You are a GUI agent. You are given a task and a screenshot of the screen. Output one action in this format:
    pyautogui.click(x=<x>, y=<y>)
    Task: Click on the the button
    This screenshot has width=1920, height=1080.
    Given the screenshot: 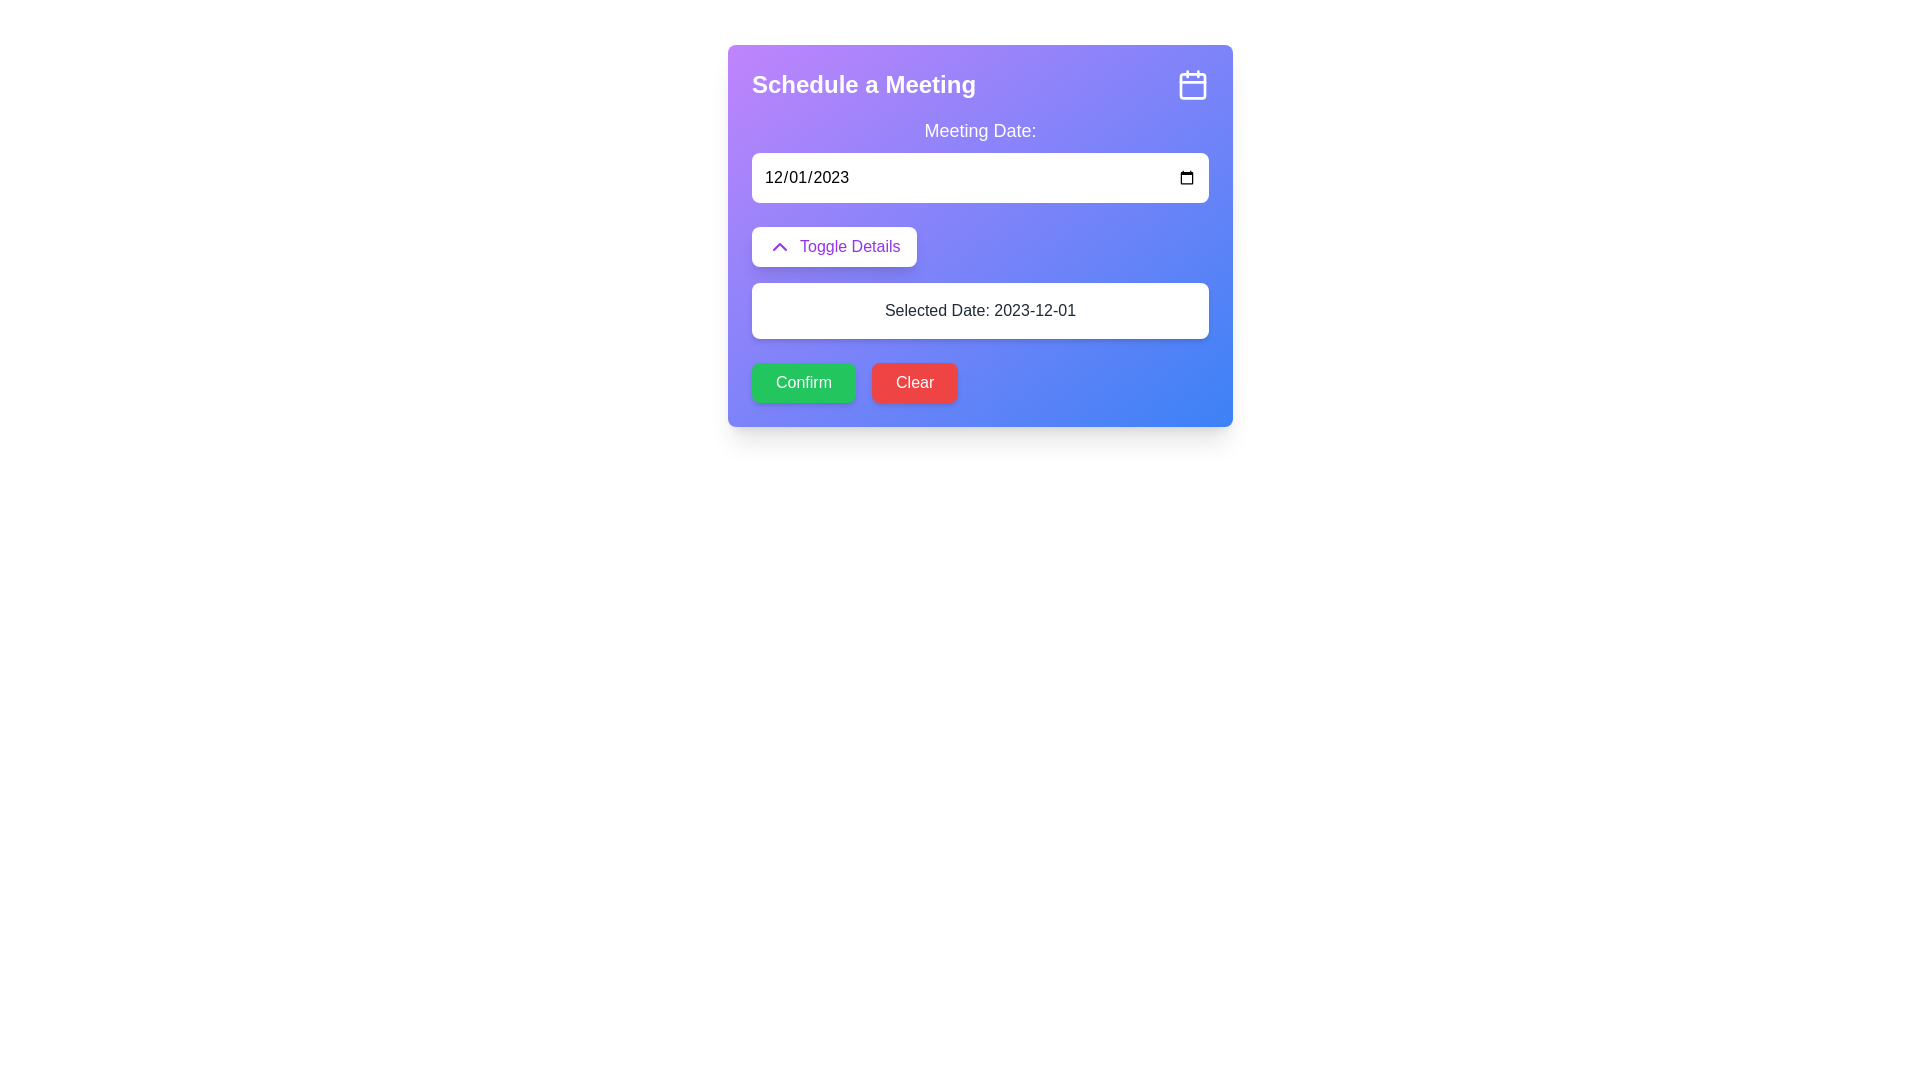 What is the action you would take?
    pyautogui.click(x=980, y=282)
    